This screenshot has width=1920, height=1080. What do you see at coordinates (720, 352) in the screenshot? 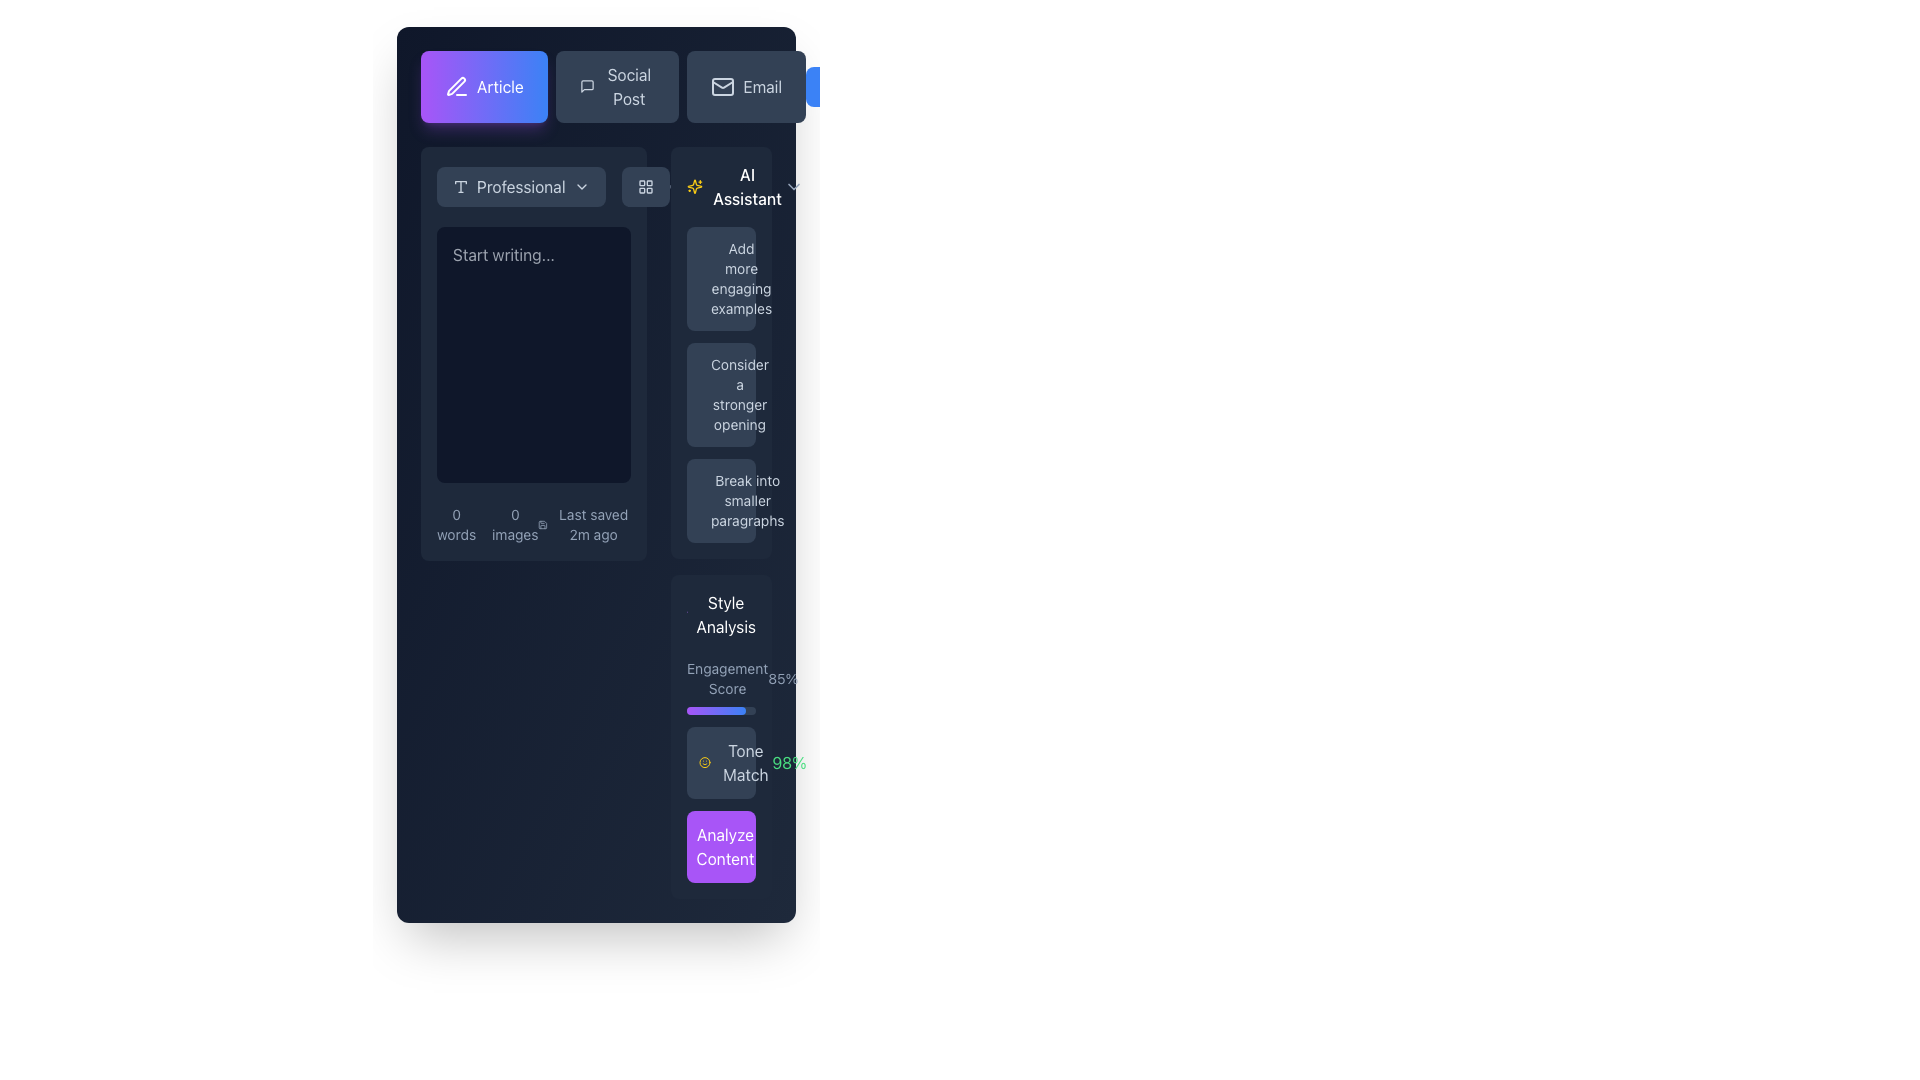
I see `the interactive button with dark slate background and light slate text reading 'Consider a stronger opening' to apply the suggestion` at bounding box center [720, 352].